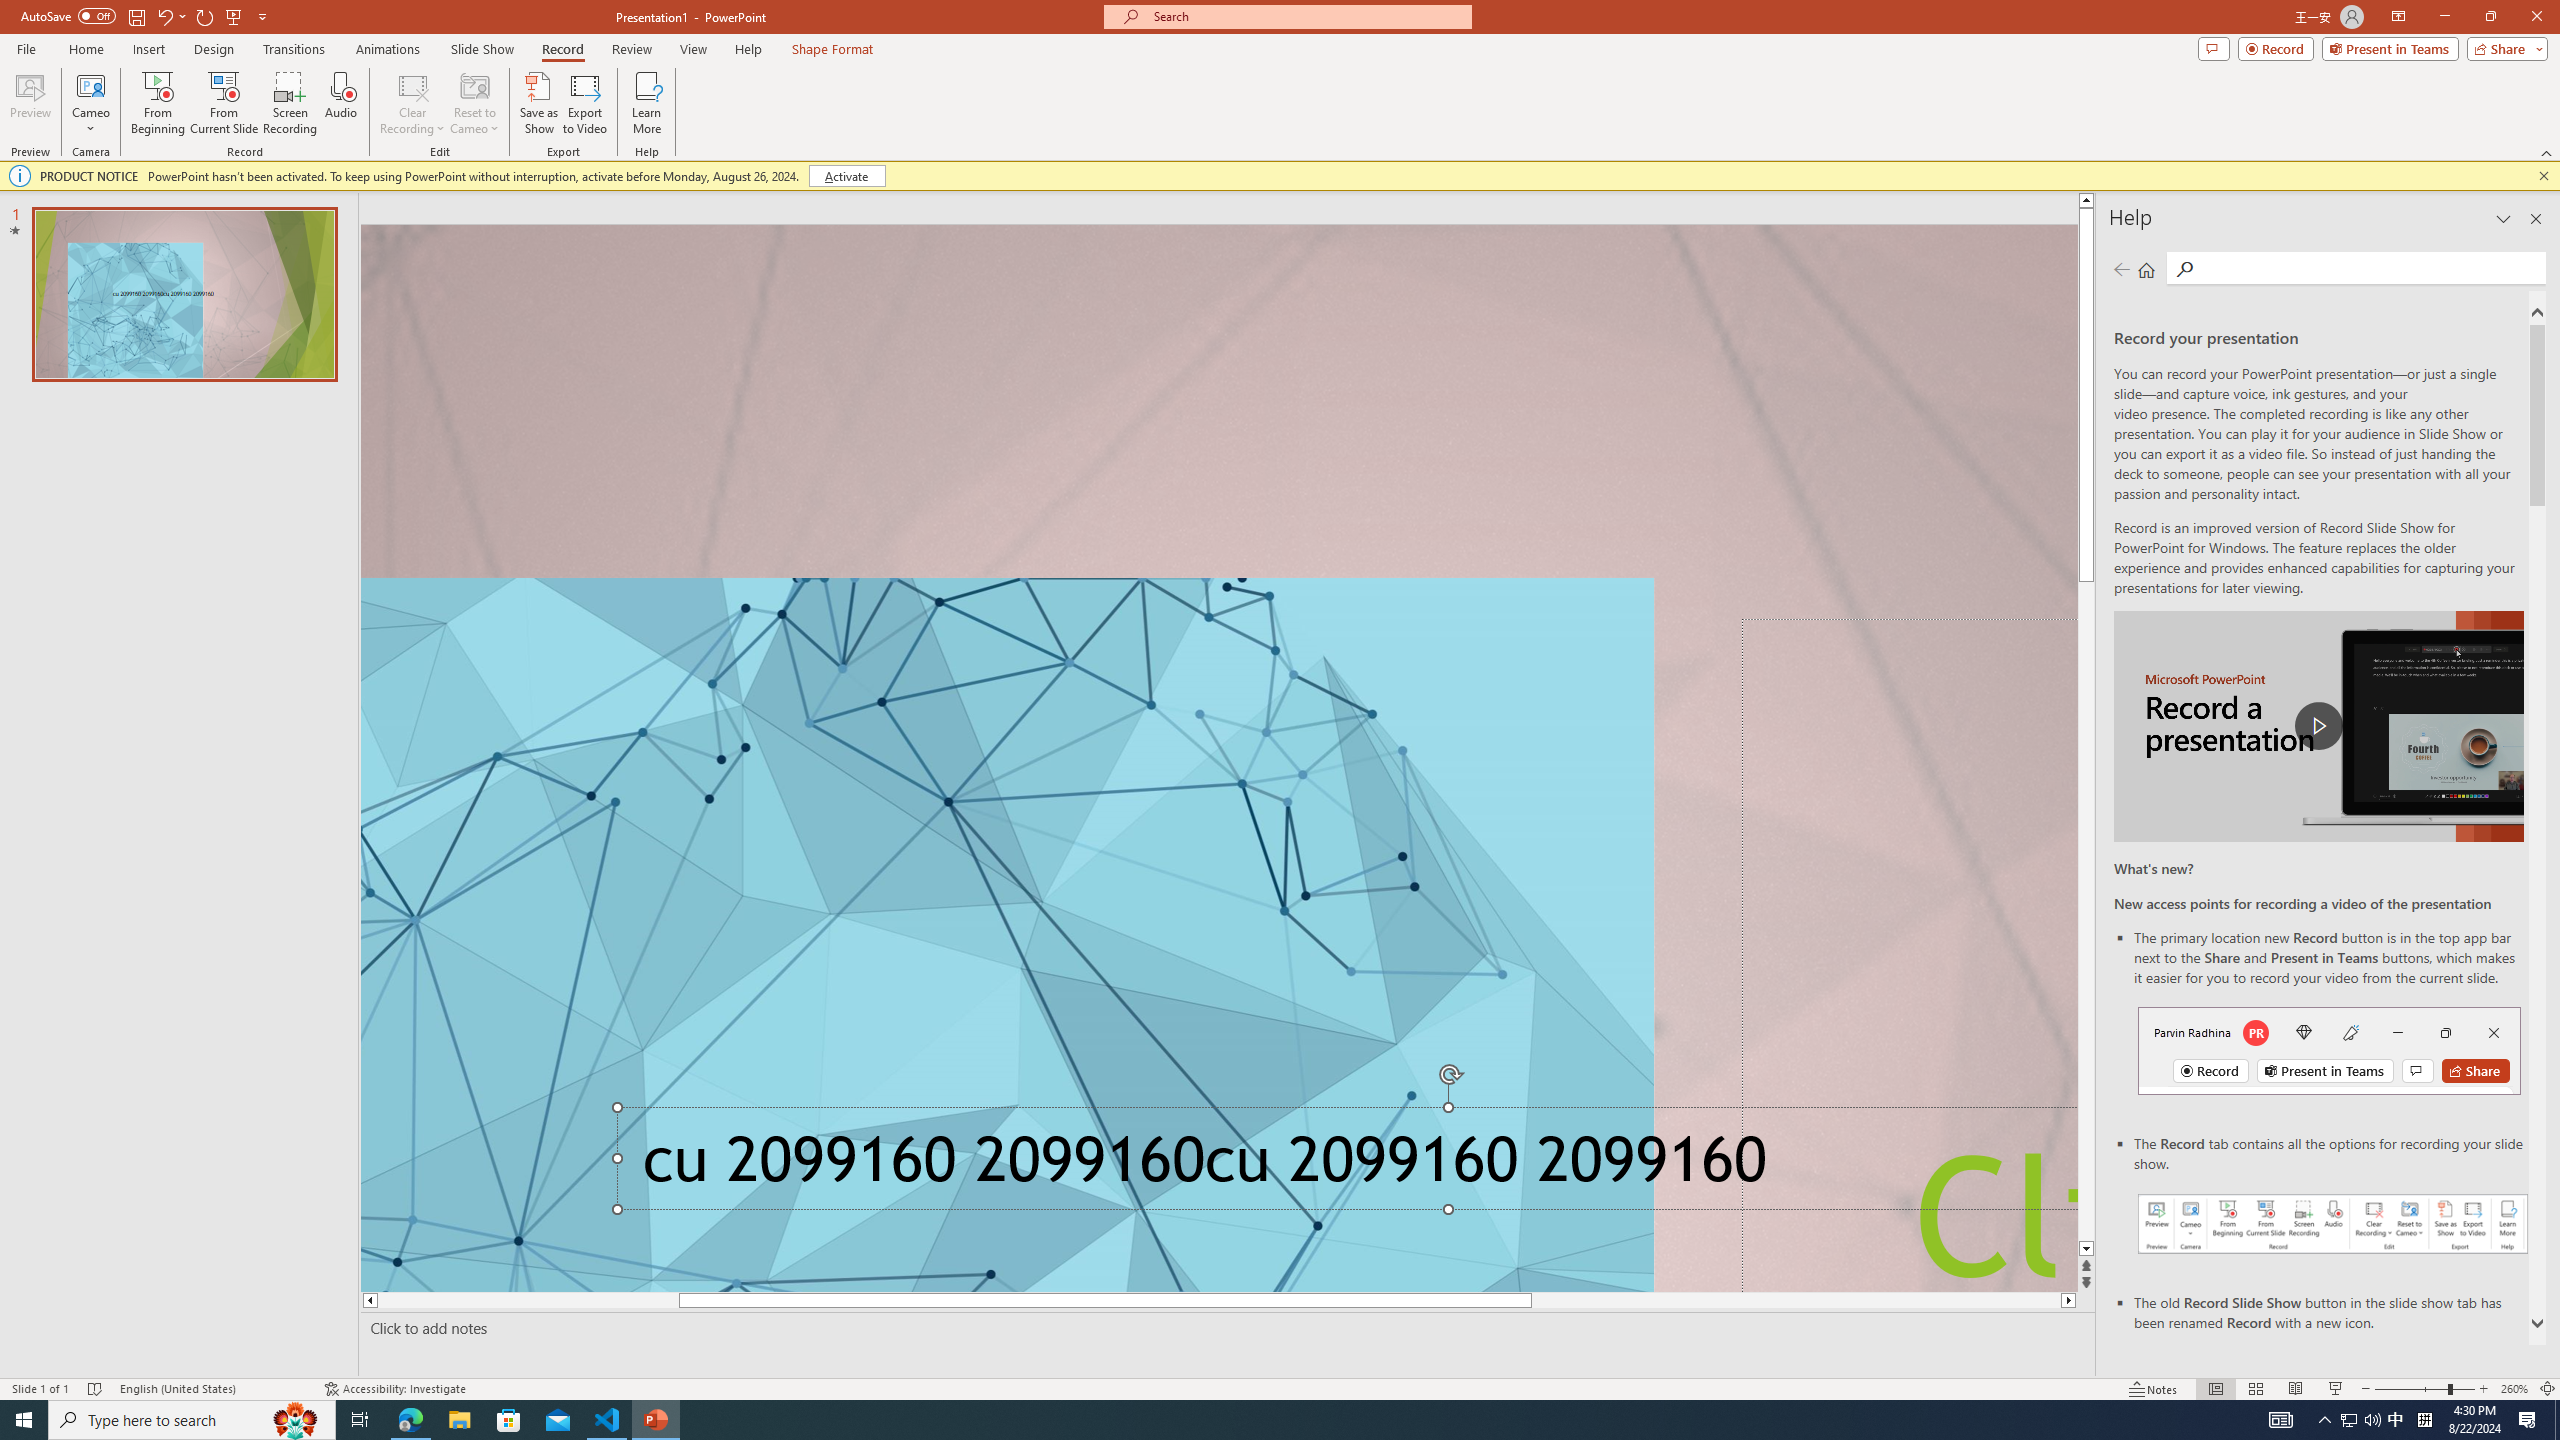 The width and height of the screenshot is (2560, 1440). What do you see at coordinates (473, 103) in the screenshot?
I see `'Reset to Cameo'` at bounding box center [473, 103].